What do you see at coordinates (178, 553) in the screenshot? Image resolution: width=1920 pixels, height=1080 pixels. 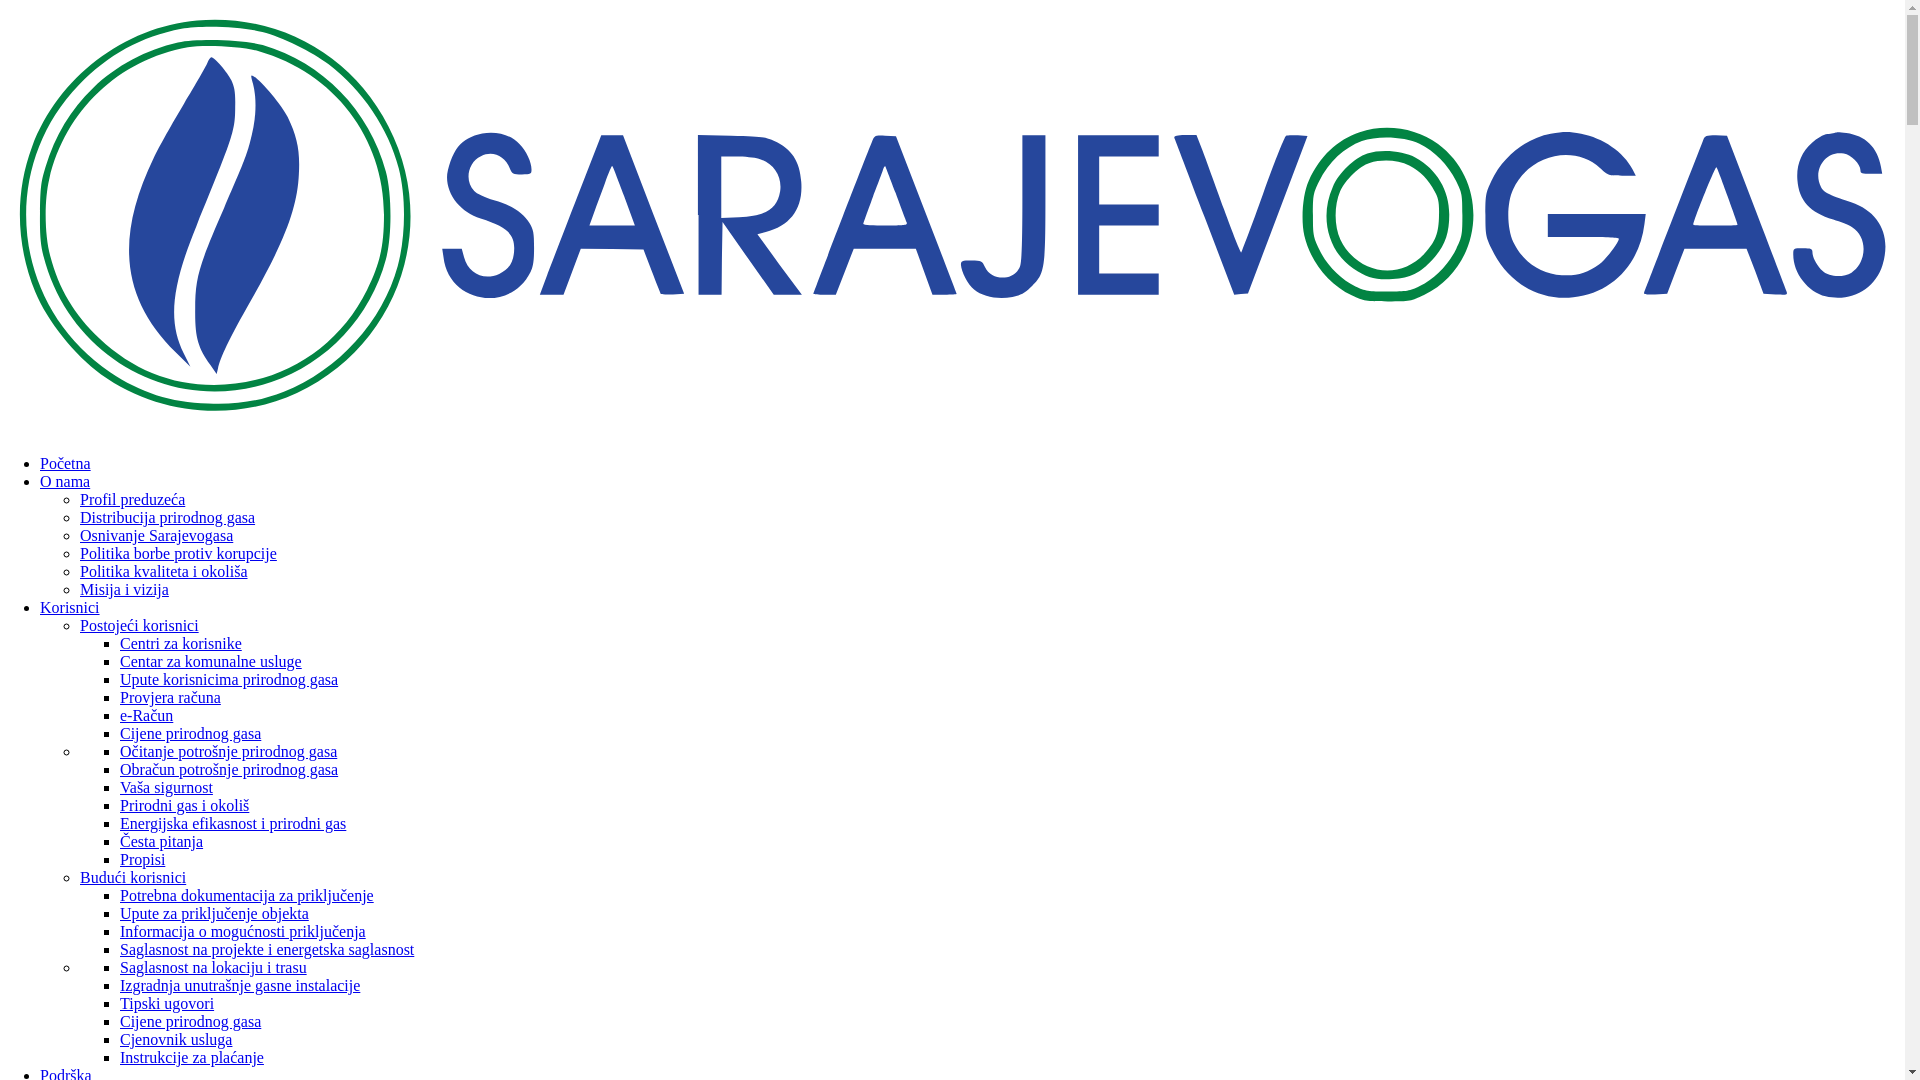 I see `'Politika borbe protiv korupcije'` at bounding box center [178, 553].